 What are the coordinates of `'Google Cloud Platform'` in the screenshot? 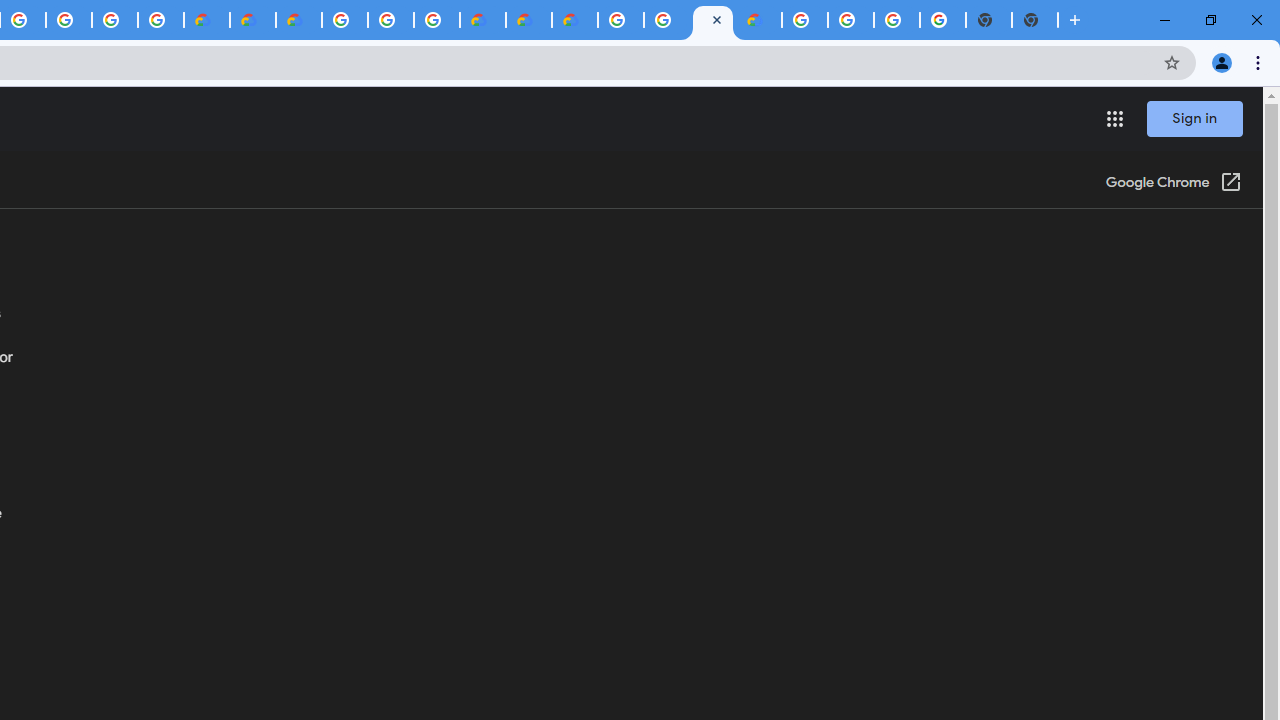 It's located at (851, 20).